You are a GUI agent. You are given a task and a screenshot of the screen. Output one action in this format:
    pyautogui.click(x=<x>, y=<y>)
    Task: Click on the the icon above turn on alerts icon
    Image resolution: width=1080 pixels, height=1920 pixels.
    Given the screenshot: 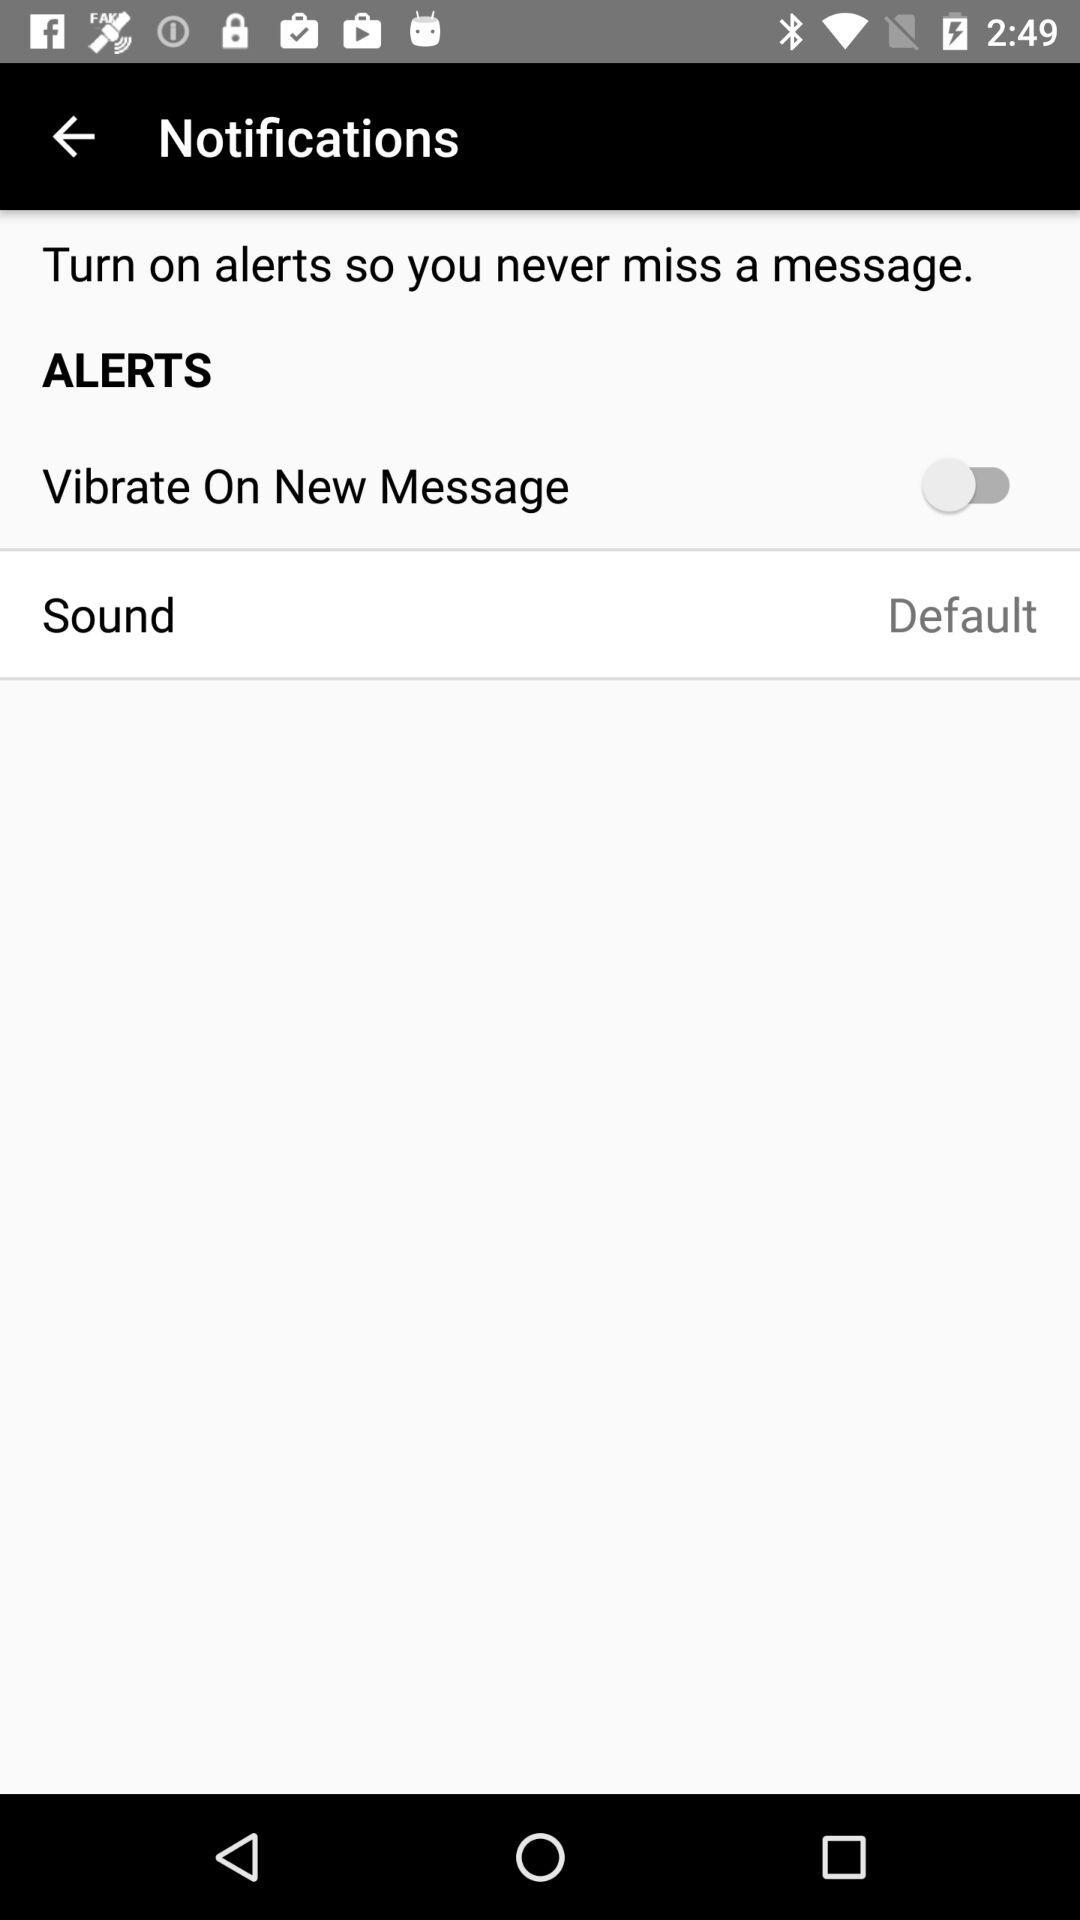 What is the action you would take?
    pyautogui.click(x=72, y=135)
    